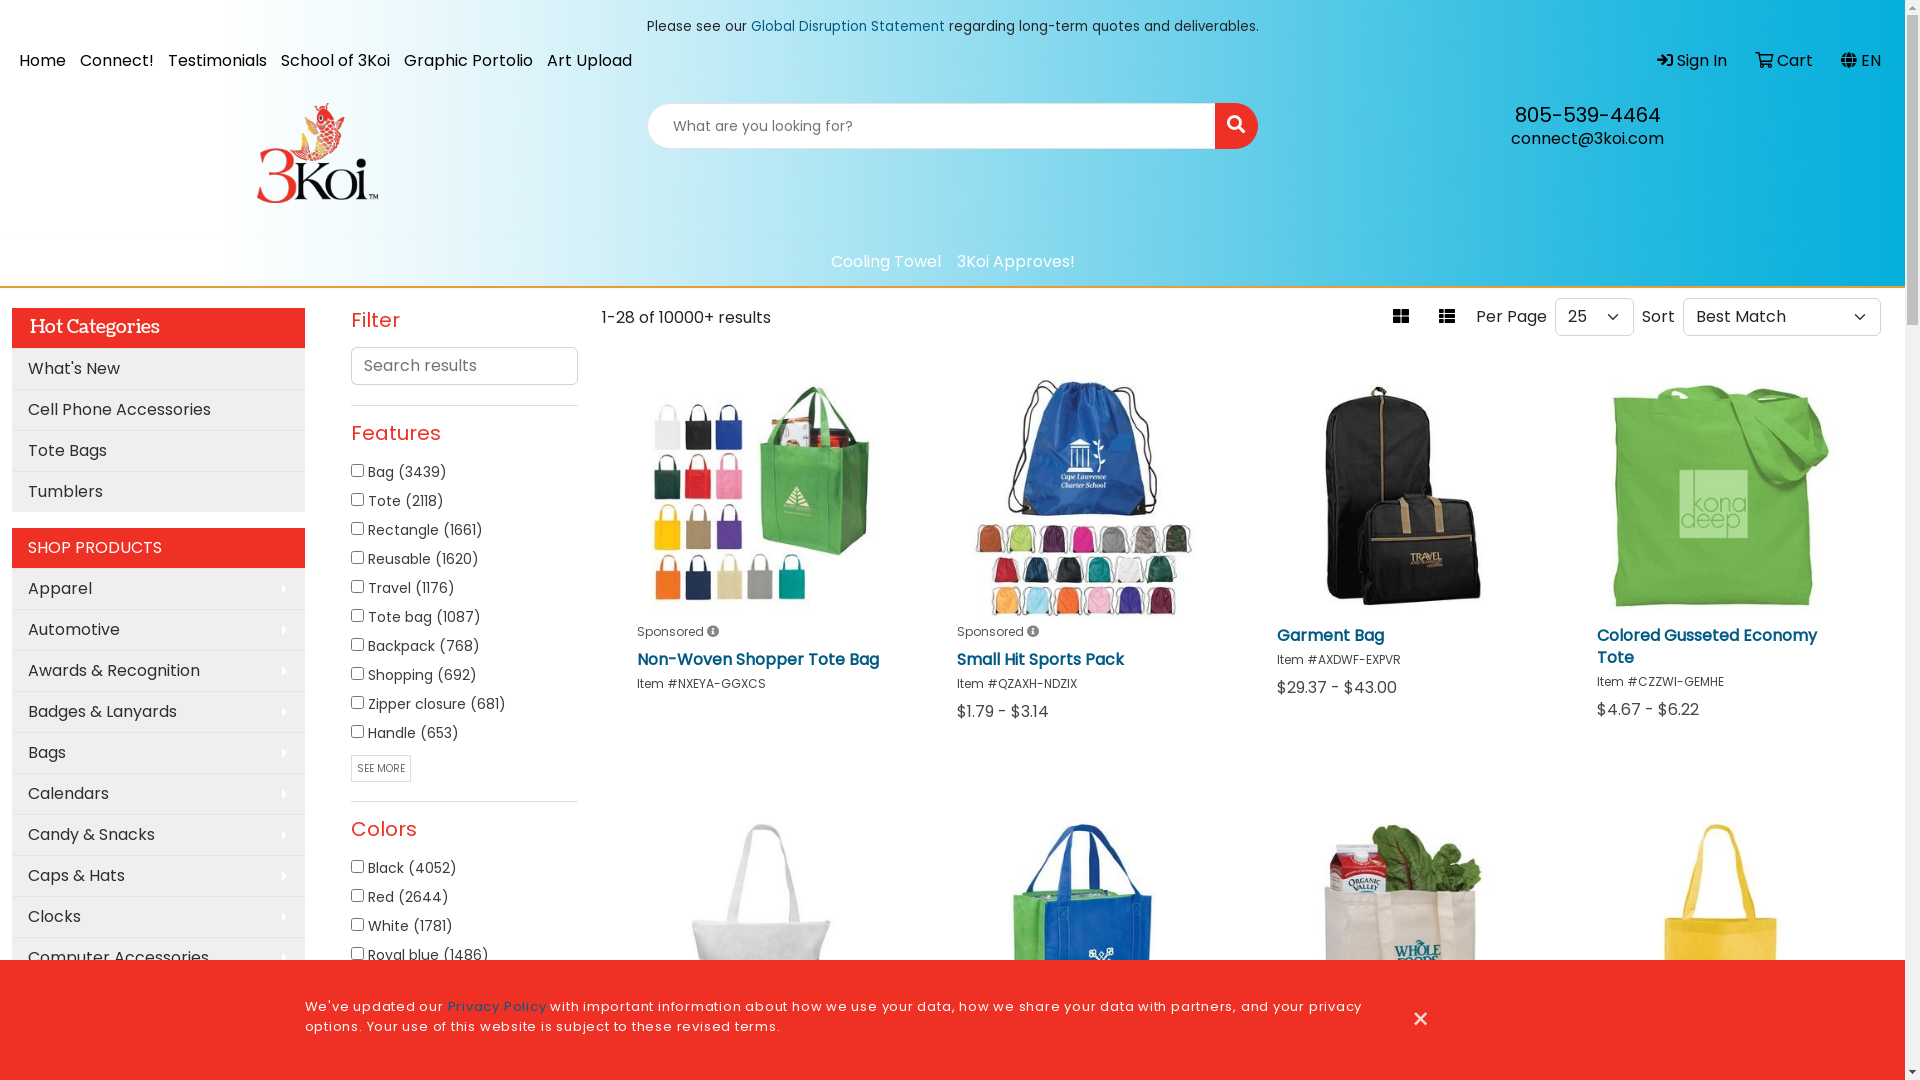 The height and width of the screenshot is (1080, 1920). Describe the element at coordinates (157, 628) in the screenshot. I see `'Automotive'` at that location.